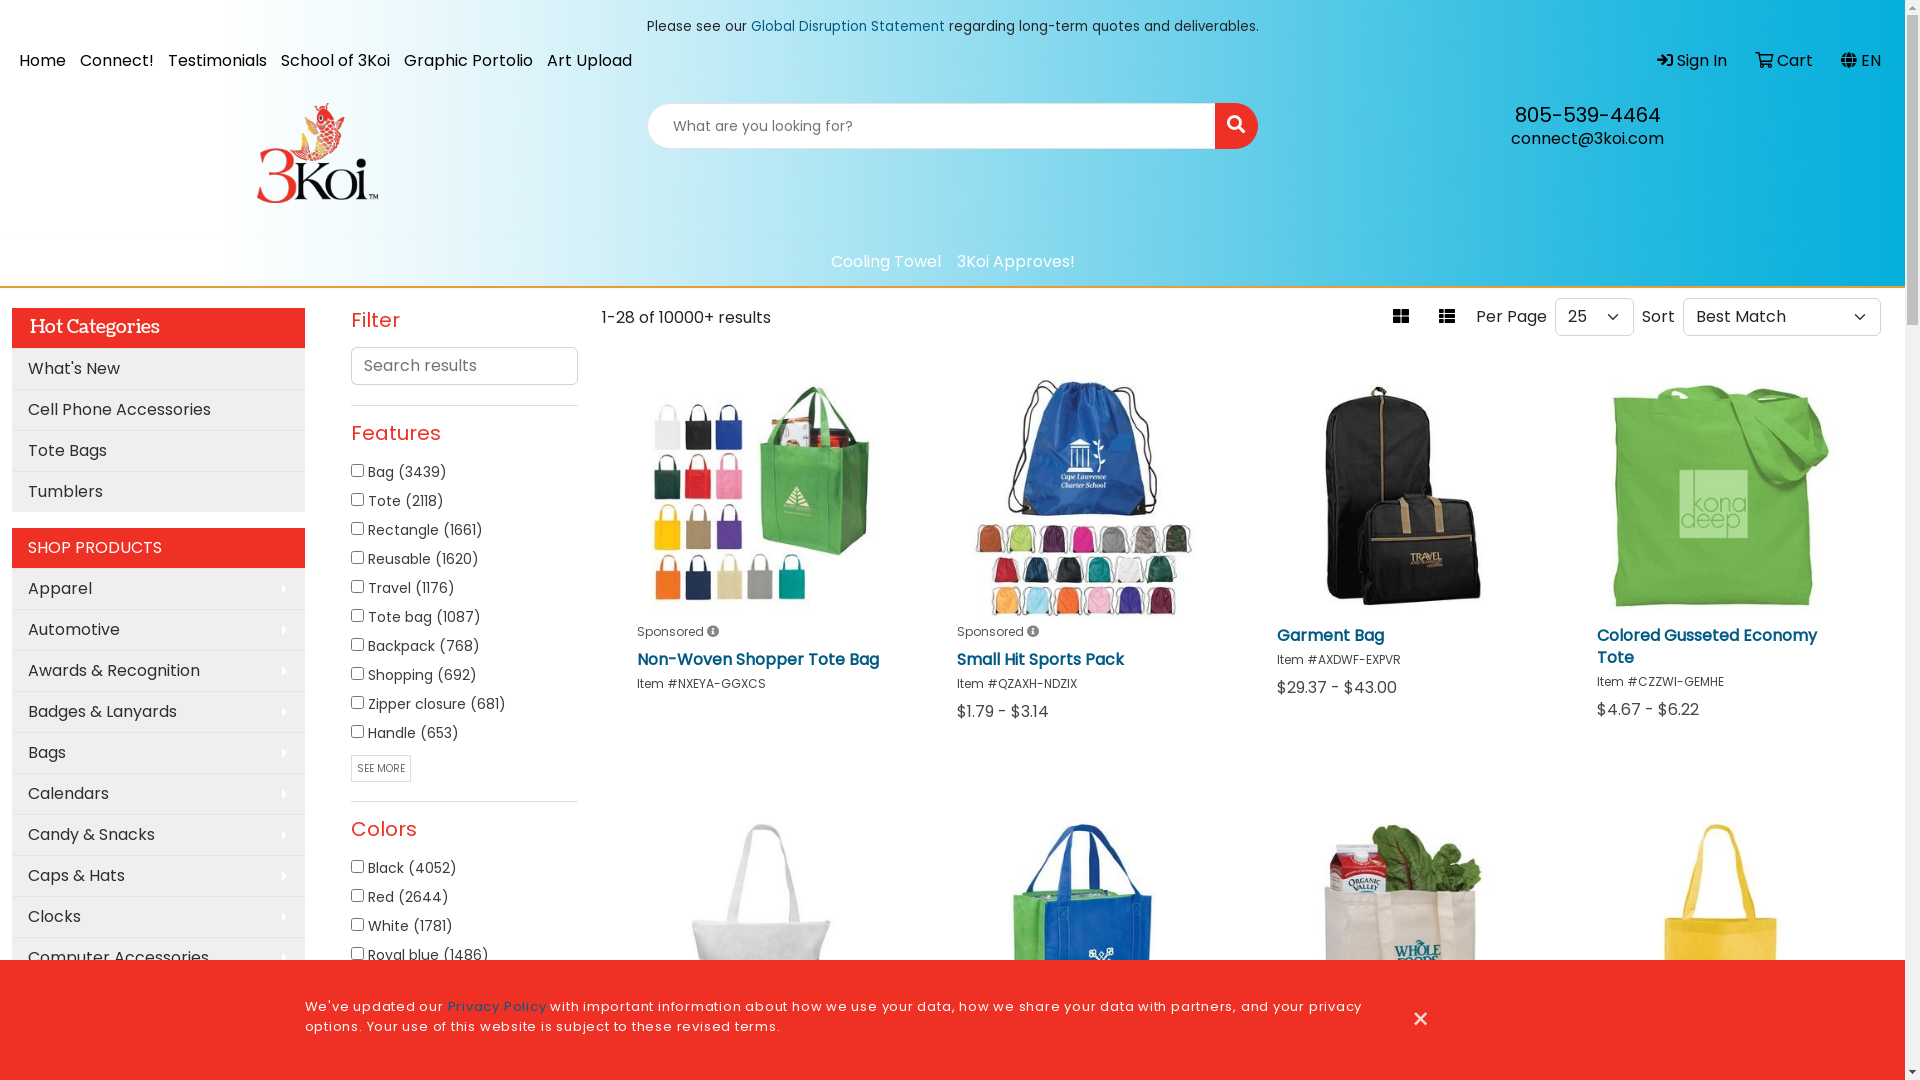 The height and width of the screenshot is (1080, 1920). Describe the element at coordinates (157, 628) in the screenshot. I see `'Automotive'` at that location.